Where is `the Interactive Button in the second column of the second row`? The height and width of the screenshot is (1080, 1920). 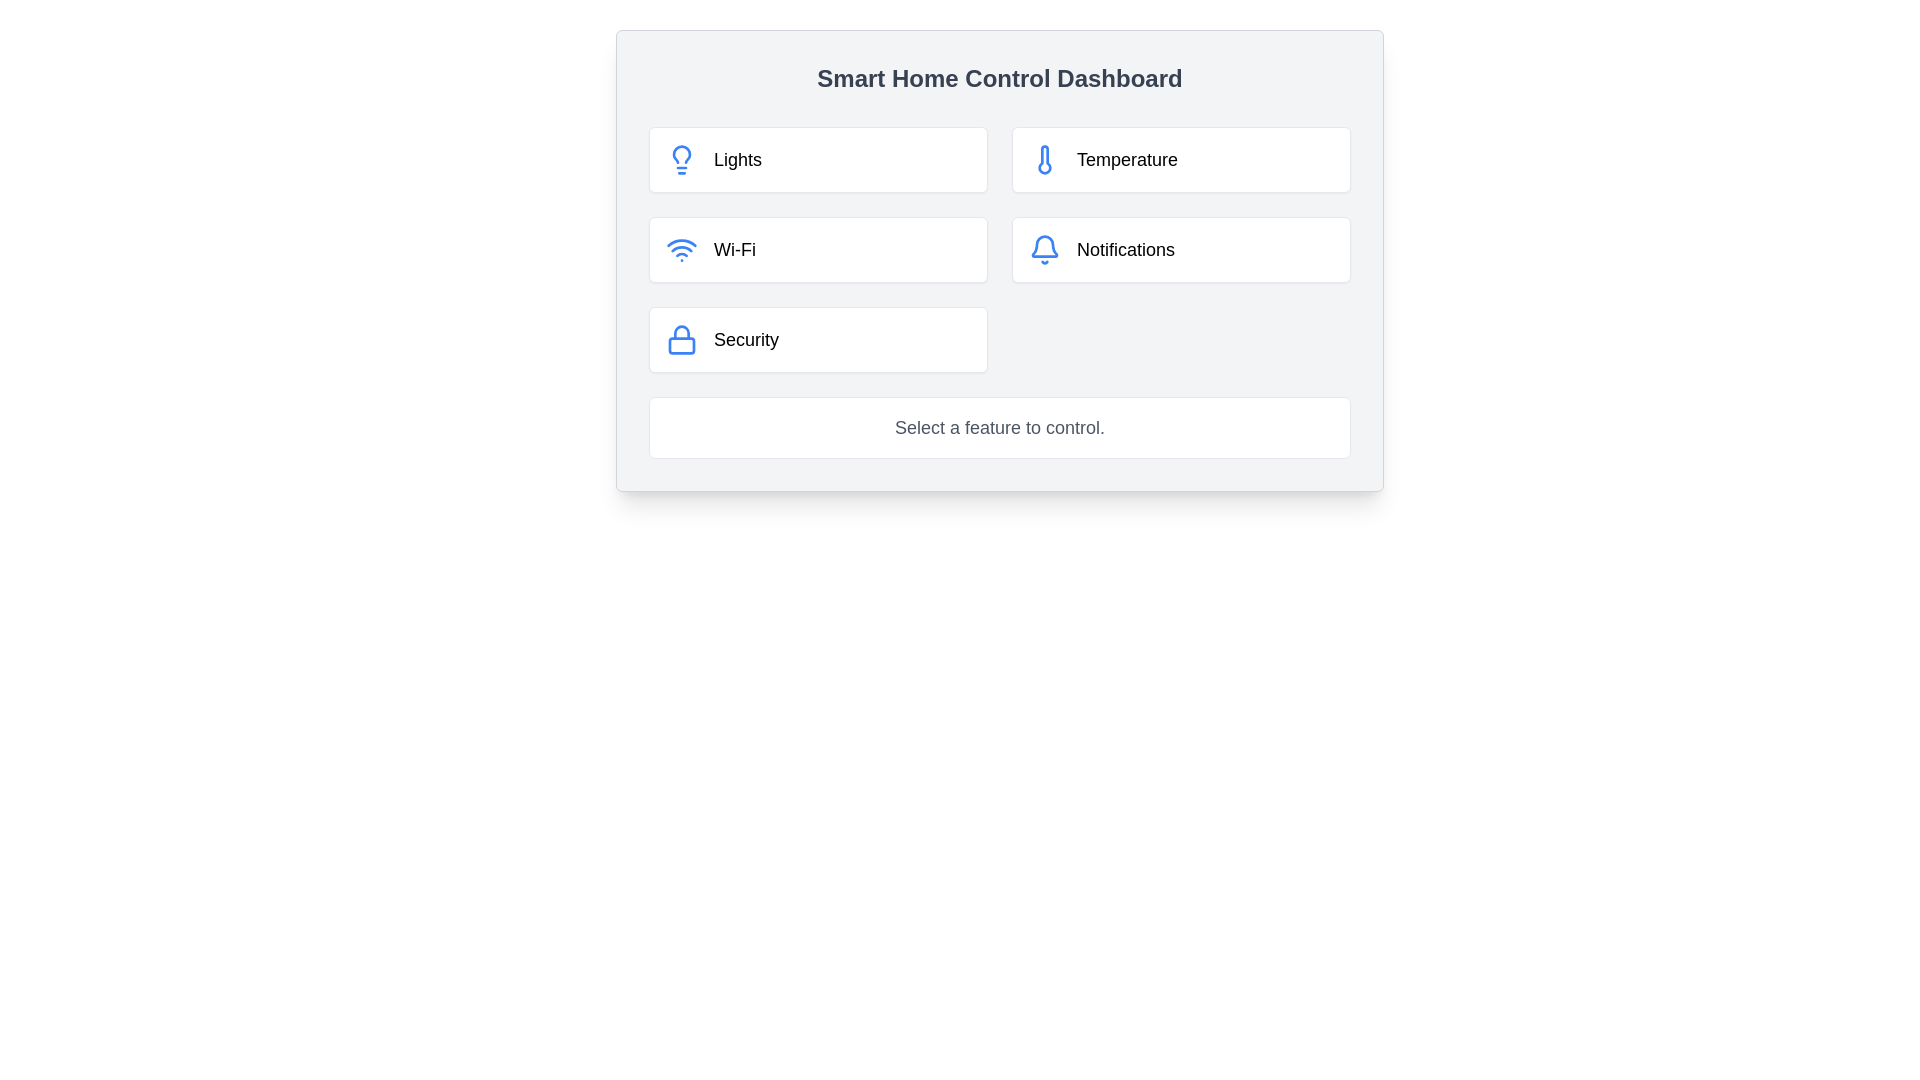
the Interactive Button in the second column of the second row is located at coordinates (1181, 249).